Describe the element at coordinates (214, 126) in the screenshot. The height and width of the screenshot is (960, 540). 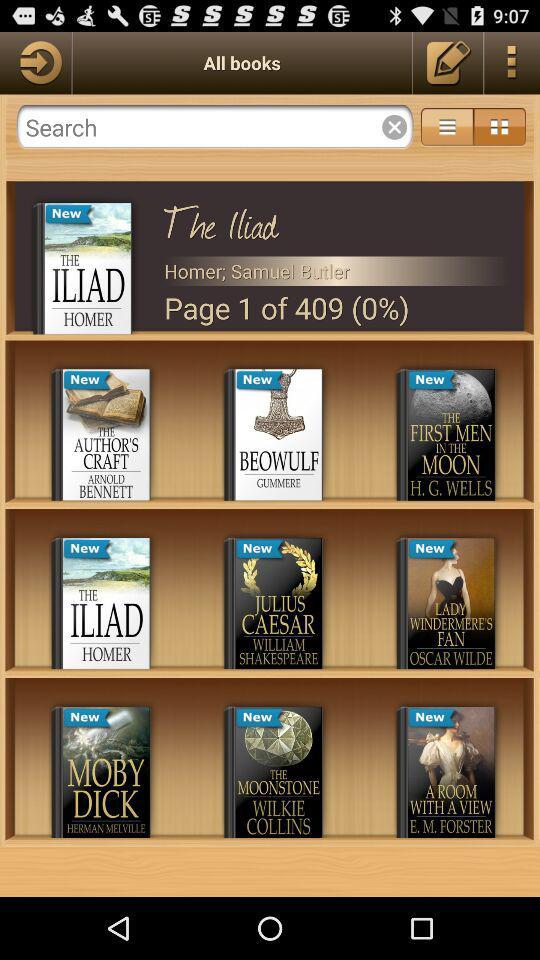
I see `the item above the the iliad item` at that location.